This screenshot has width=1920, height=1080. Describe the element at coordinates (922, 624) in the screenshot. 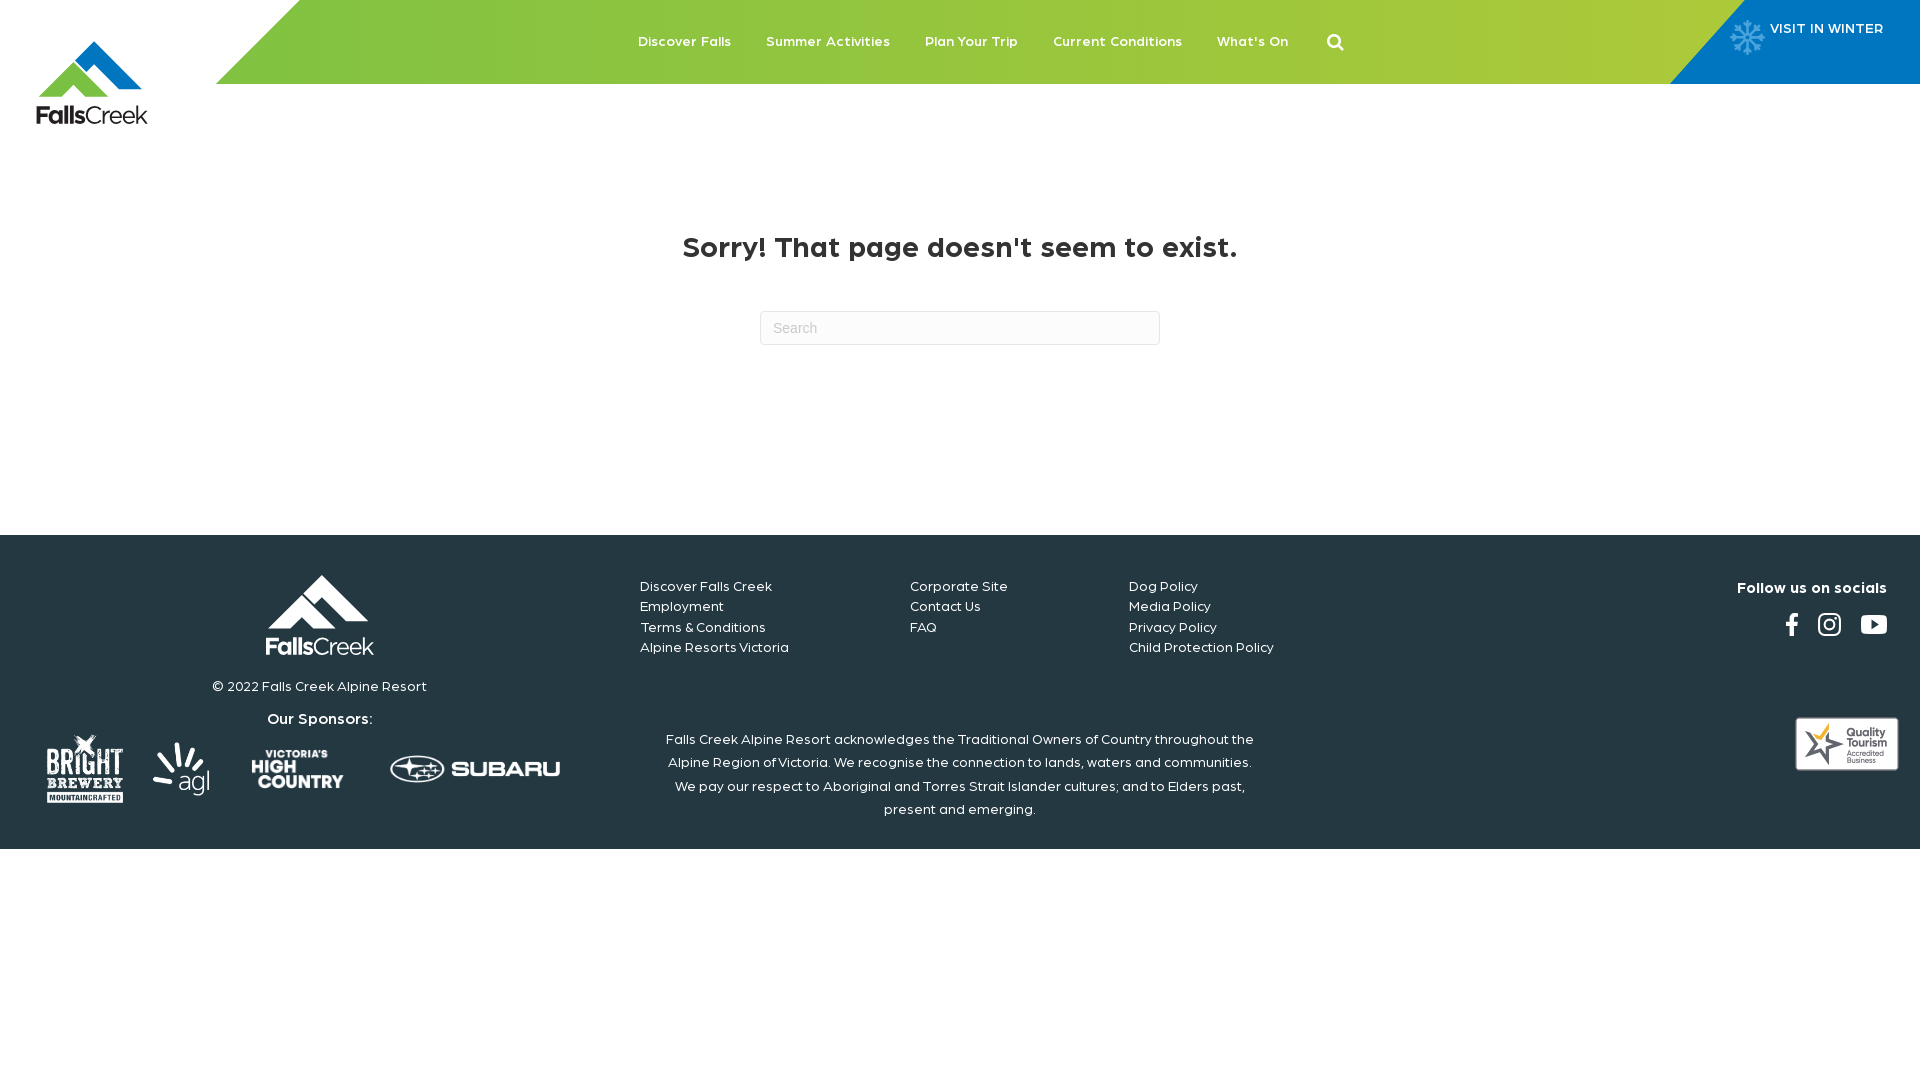

I see `'FAQ'` at that location.